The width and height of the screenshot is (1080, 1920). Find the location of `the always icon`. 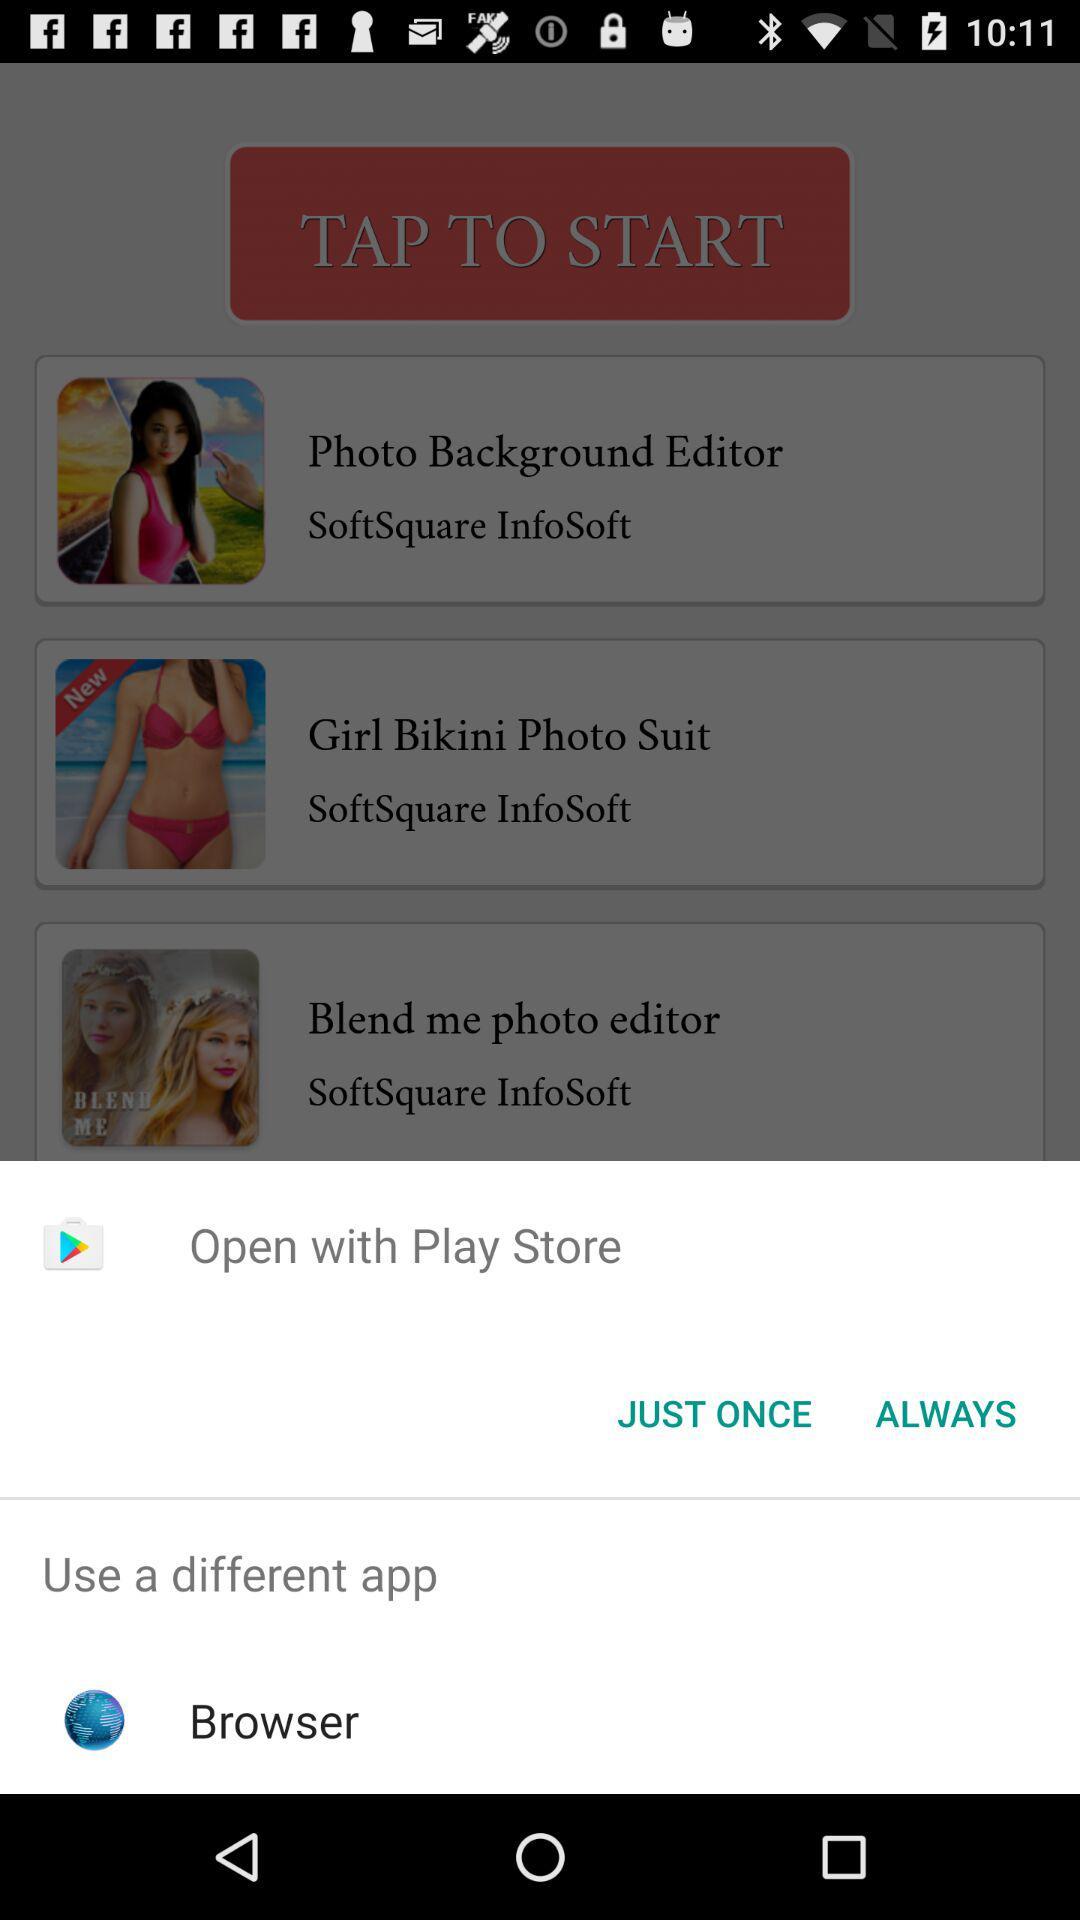

the always icon is located at coordinates (945, 1411).